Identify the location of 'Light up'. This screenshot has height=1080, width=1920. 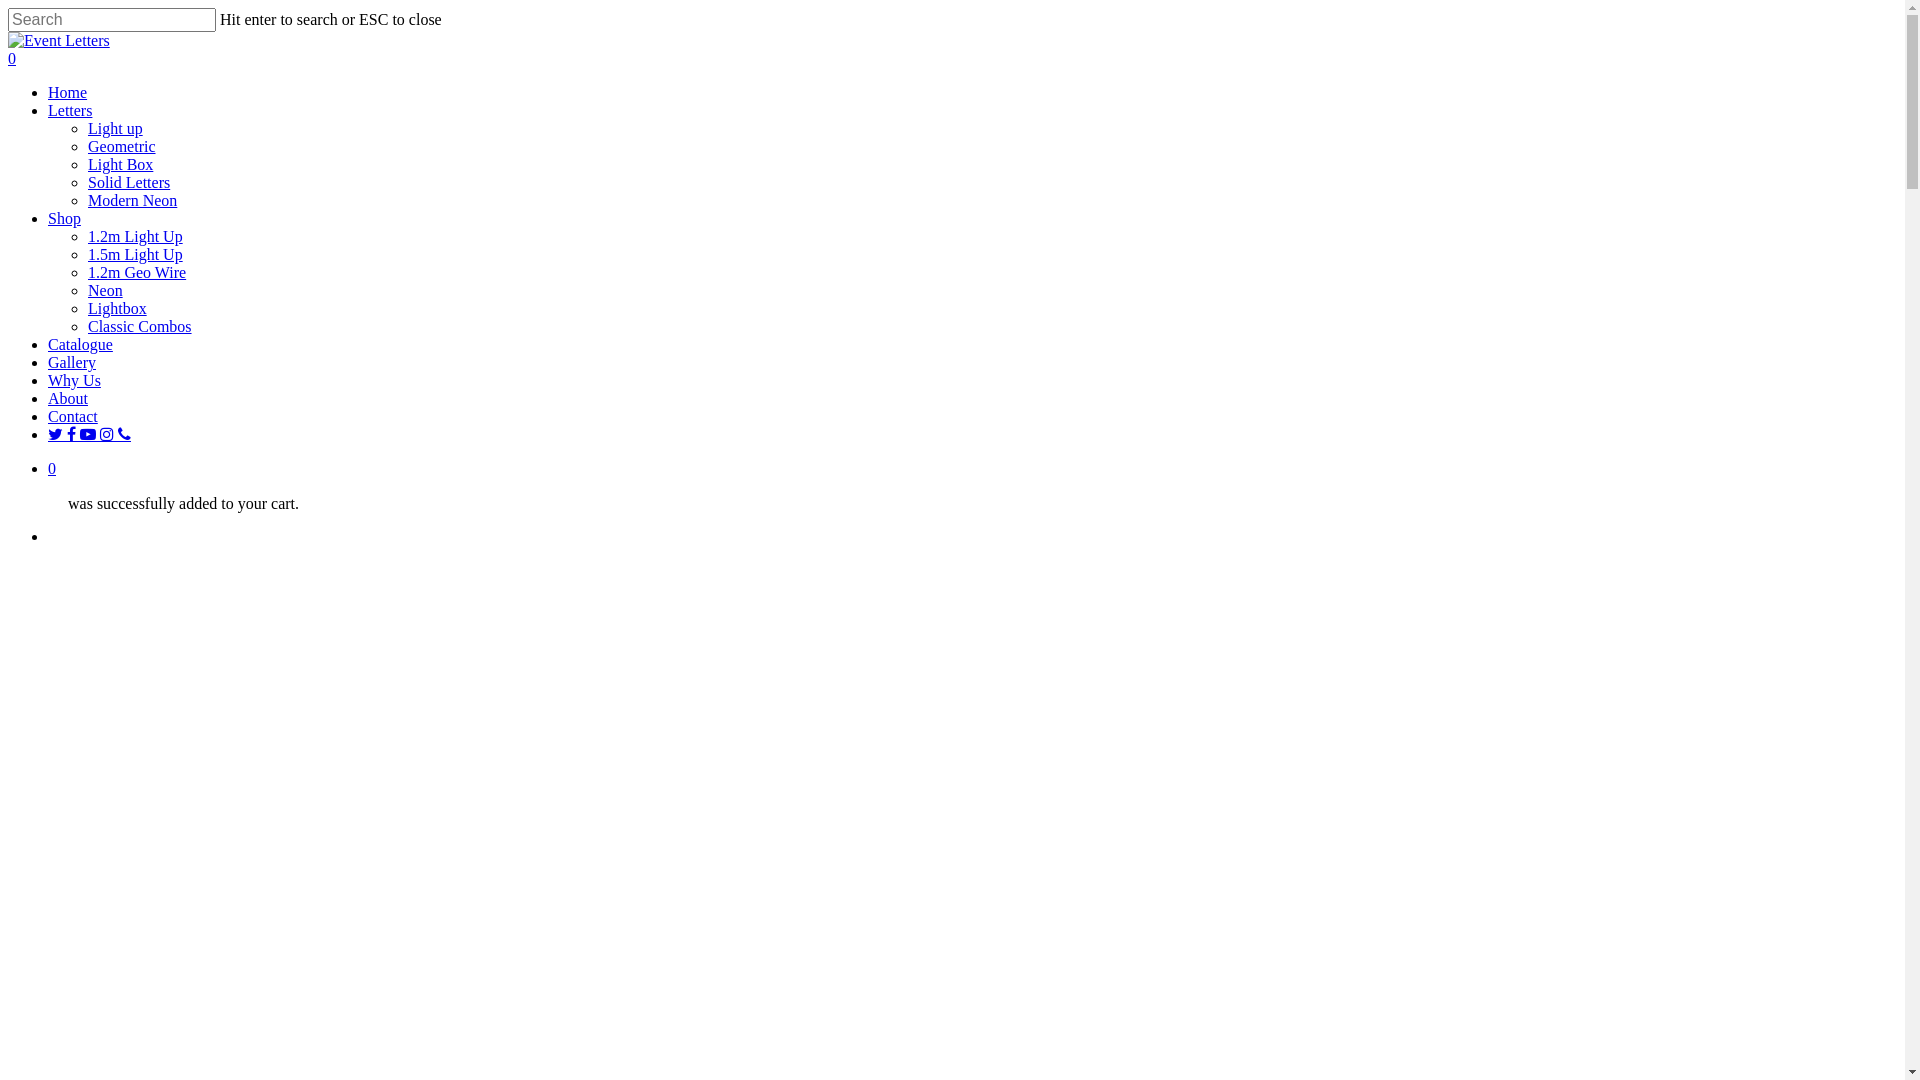
(86, 128).